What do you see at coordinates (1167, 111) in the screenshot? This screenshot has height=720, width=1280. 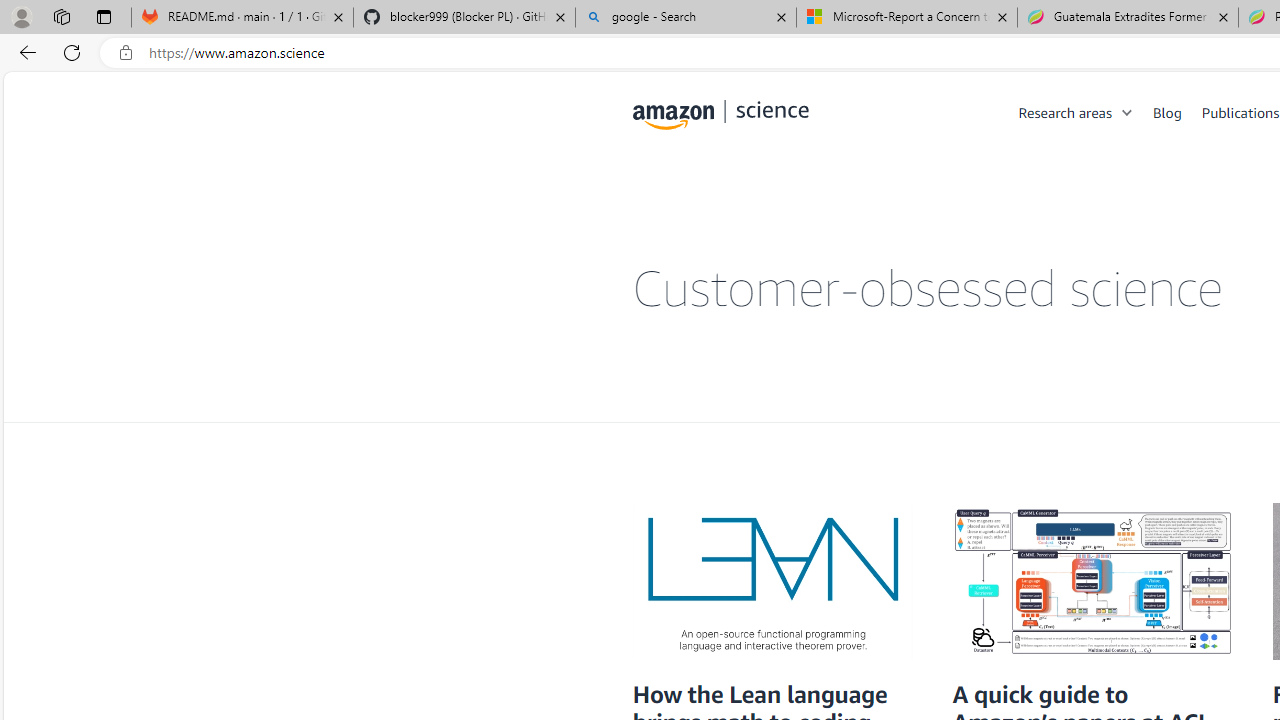 I see `'Blog'` at bounding box center [1167, 111].